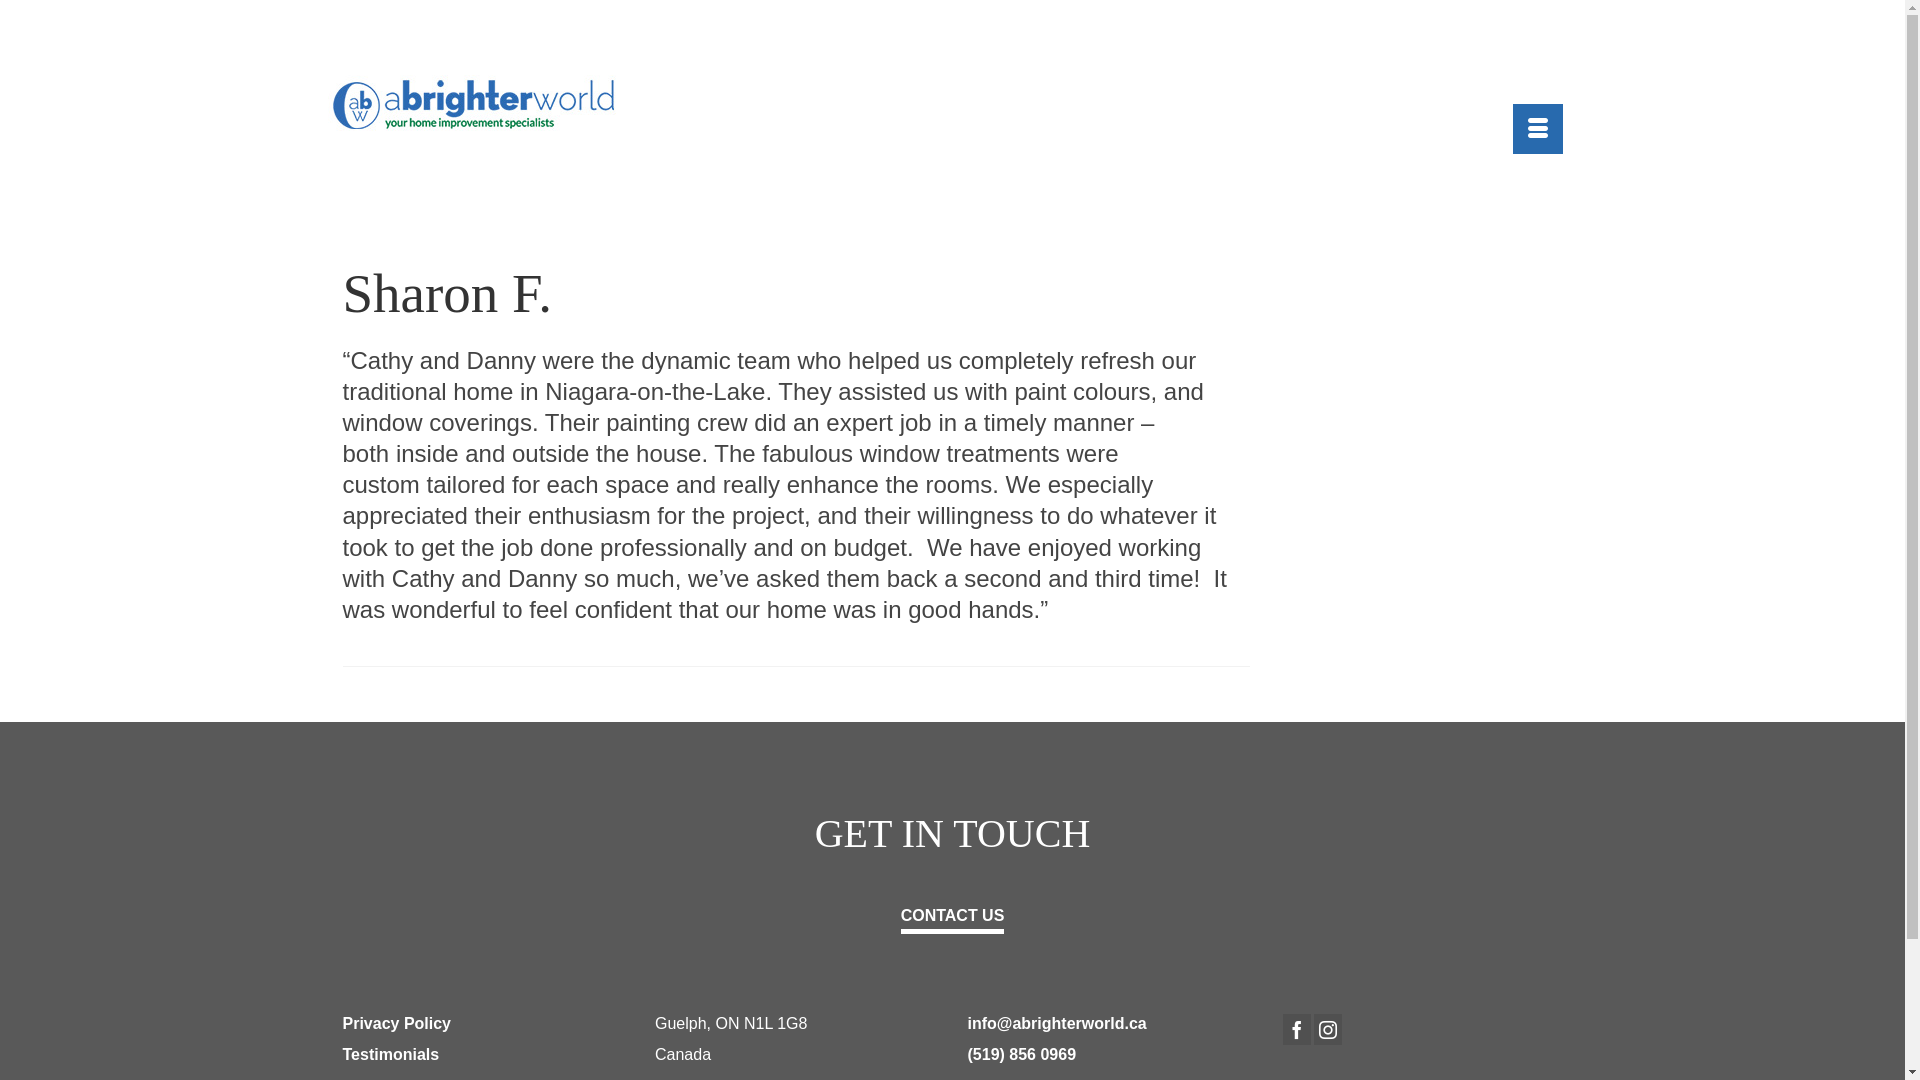 Image resolution: width=1920 pixels, height=1080 pixels. What do you see at coordinates (952, 915) in the screenshot?
I see `'CONTACT US'` at bounding box center [952, 915].